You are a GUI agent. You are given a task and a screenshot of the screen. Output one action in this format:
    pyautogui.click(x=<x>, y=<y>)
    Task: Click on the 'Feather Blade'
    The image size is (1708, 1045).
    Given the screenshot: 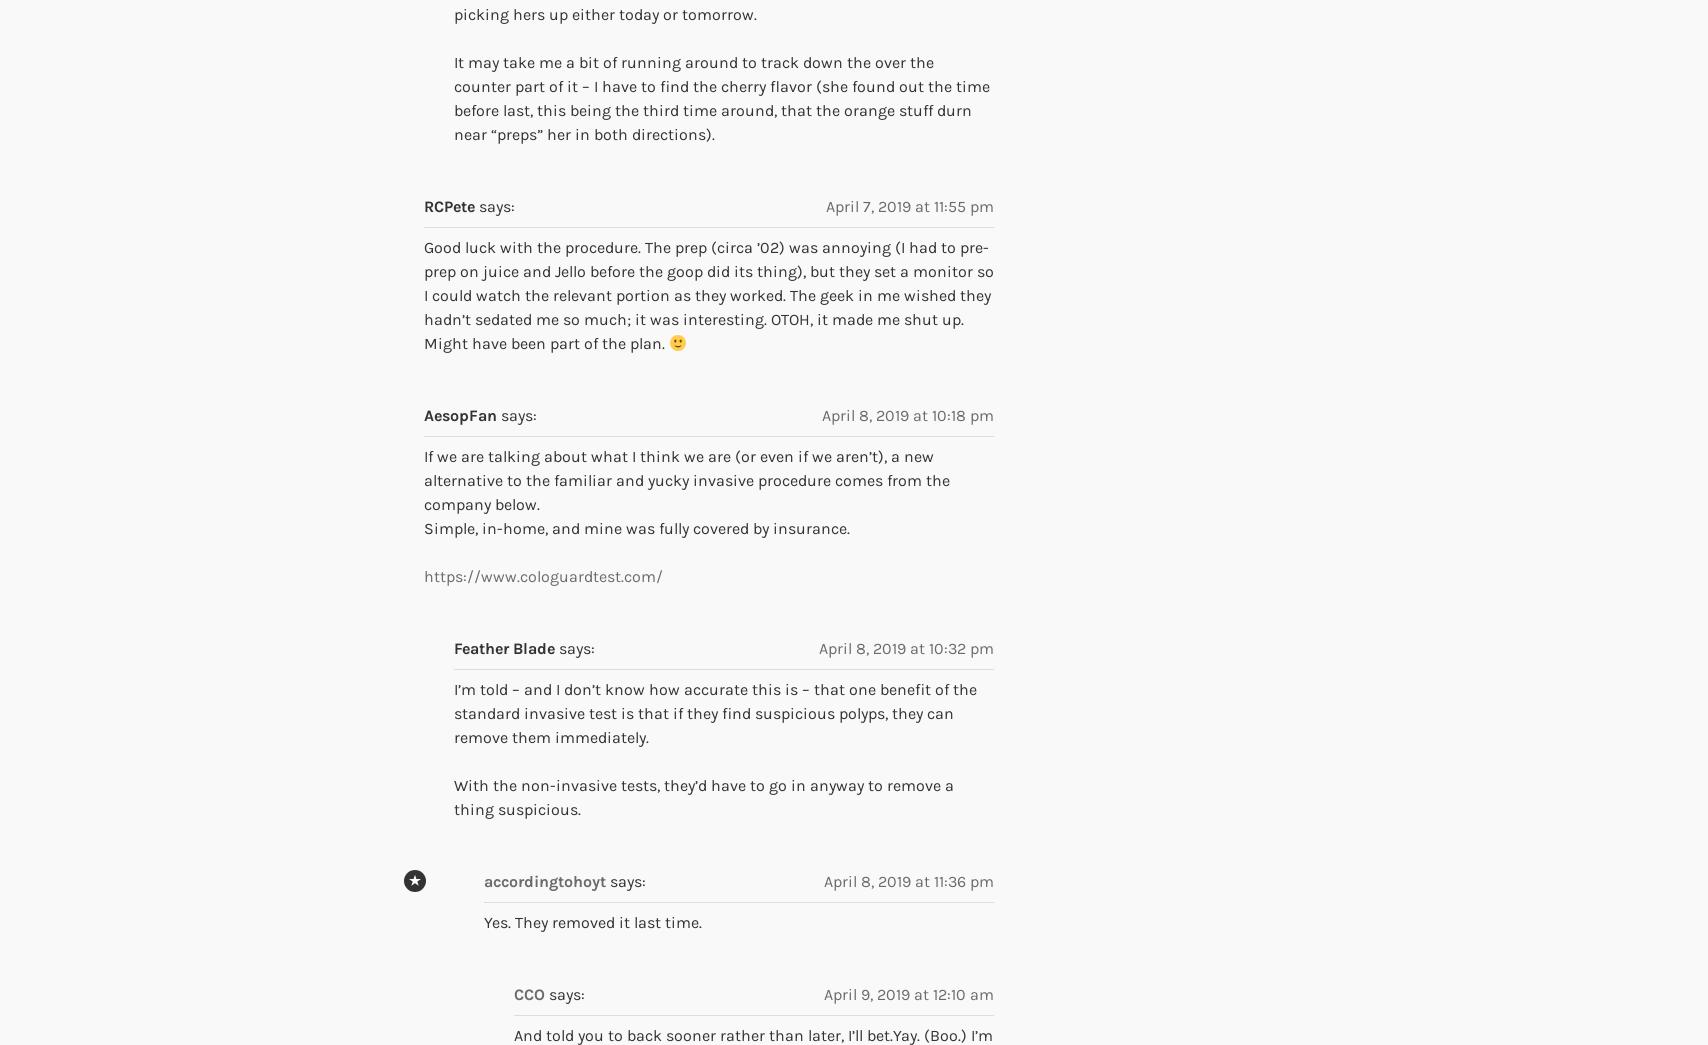 What is the action you would take?
    pyautogui.click(x=504, y=648)
    